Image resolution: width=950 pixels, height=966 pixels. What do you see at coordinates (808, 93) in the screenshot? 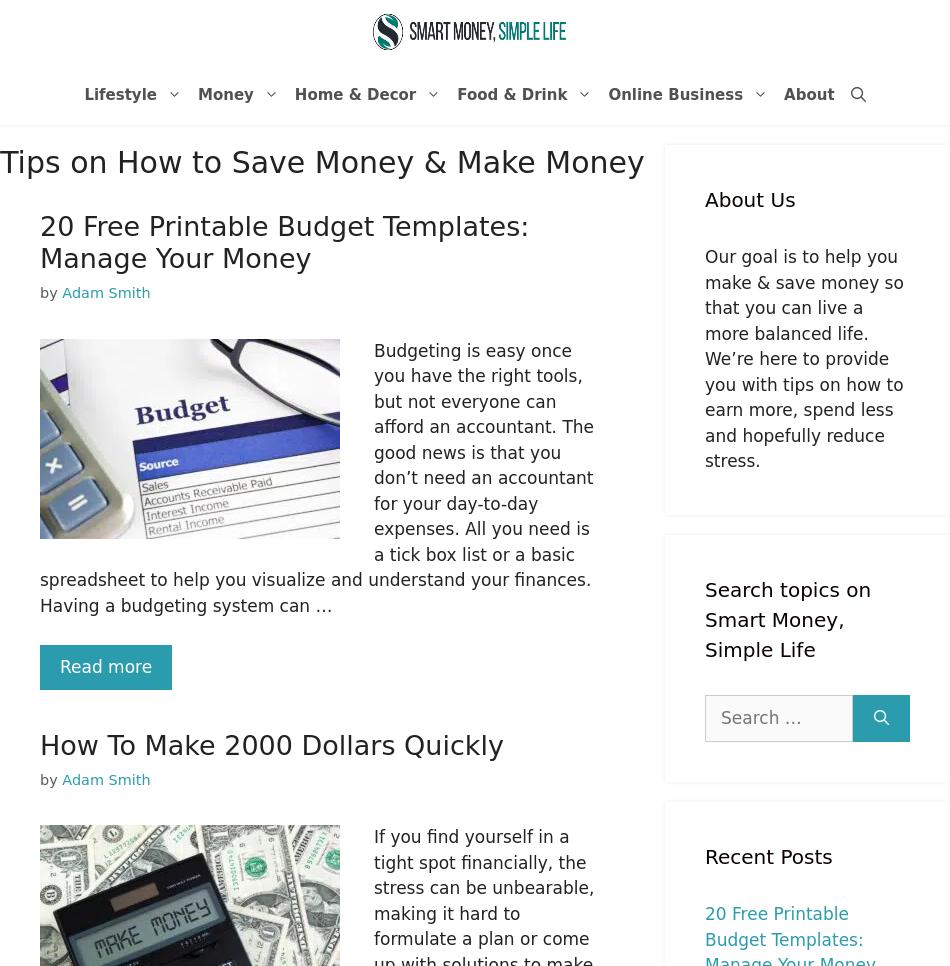
I see `'About'` at bounding box center [808, 93].